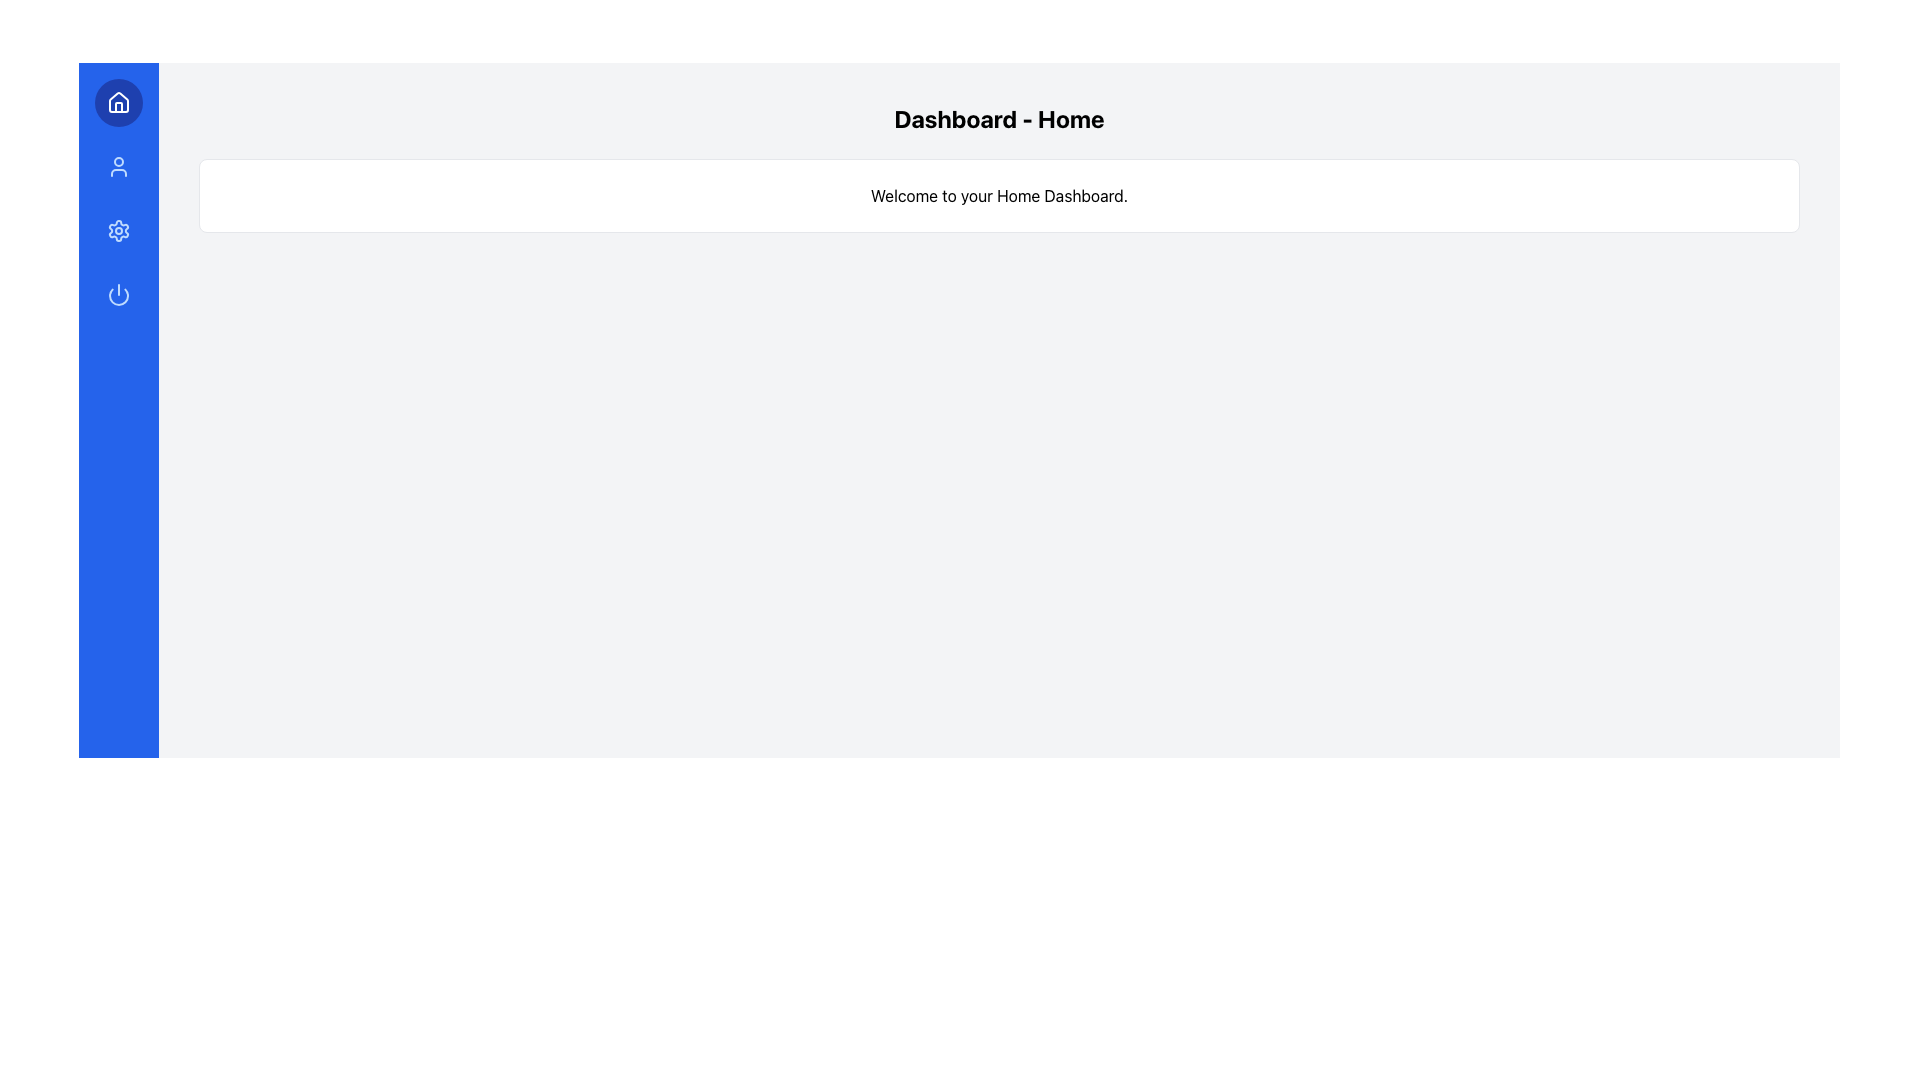  What do you see at coordinates (118, 230) in the screenshot?
I see `the third interactive icon in the vertical navigation bar on the left side` at bounding box center [118, 230].